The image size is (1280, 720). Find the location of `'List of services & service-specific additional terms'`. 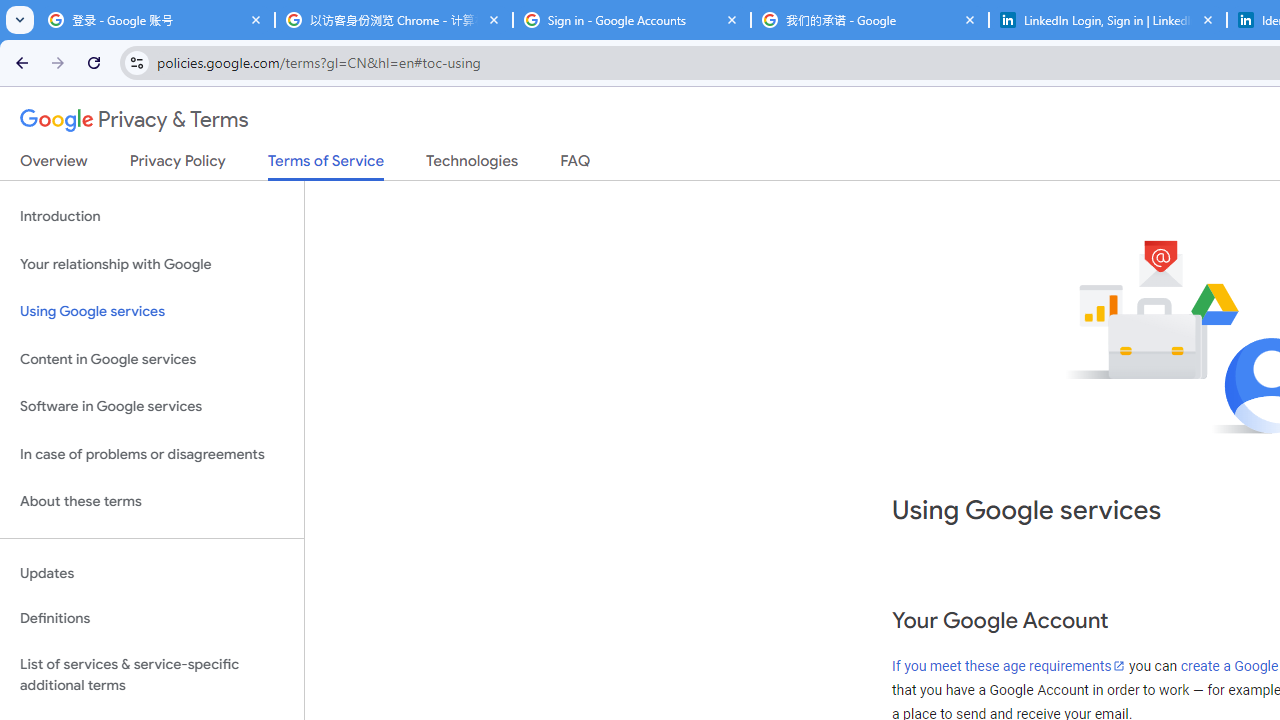

'List of services & service-specific additional terms' is located at coordinates (151, 675).